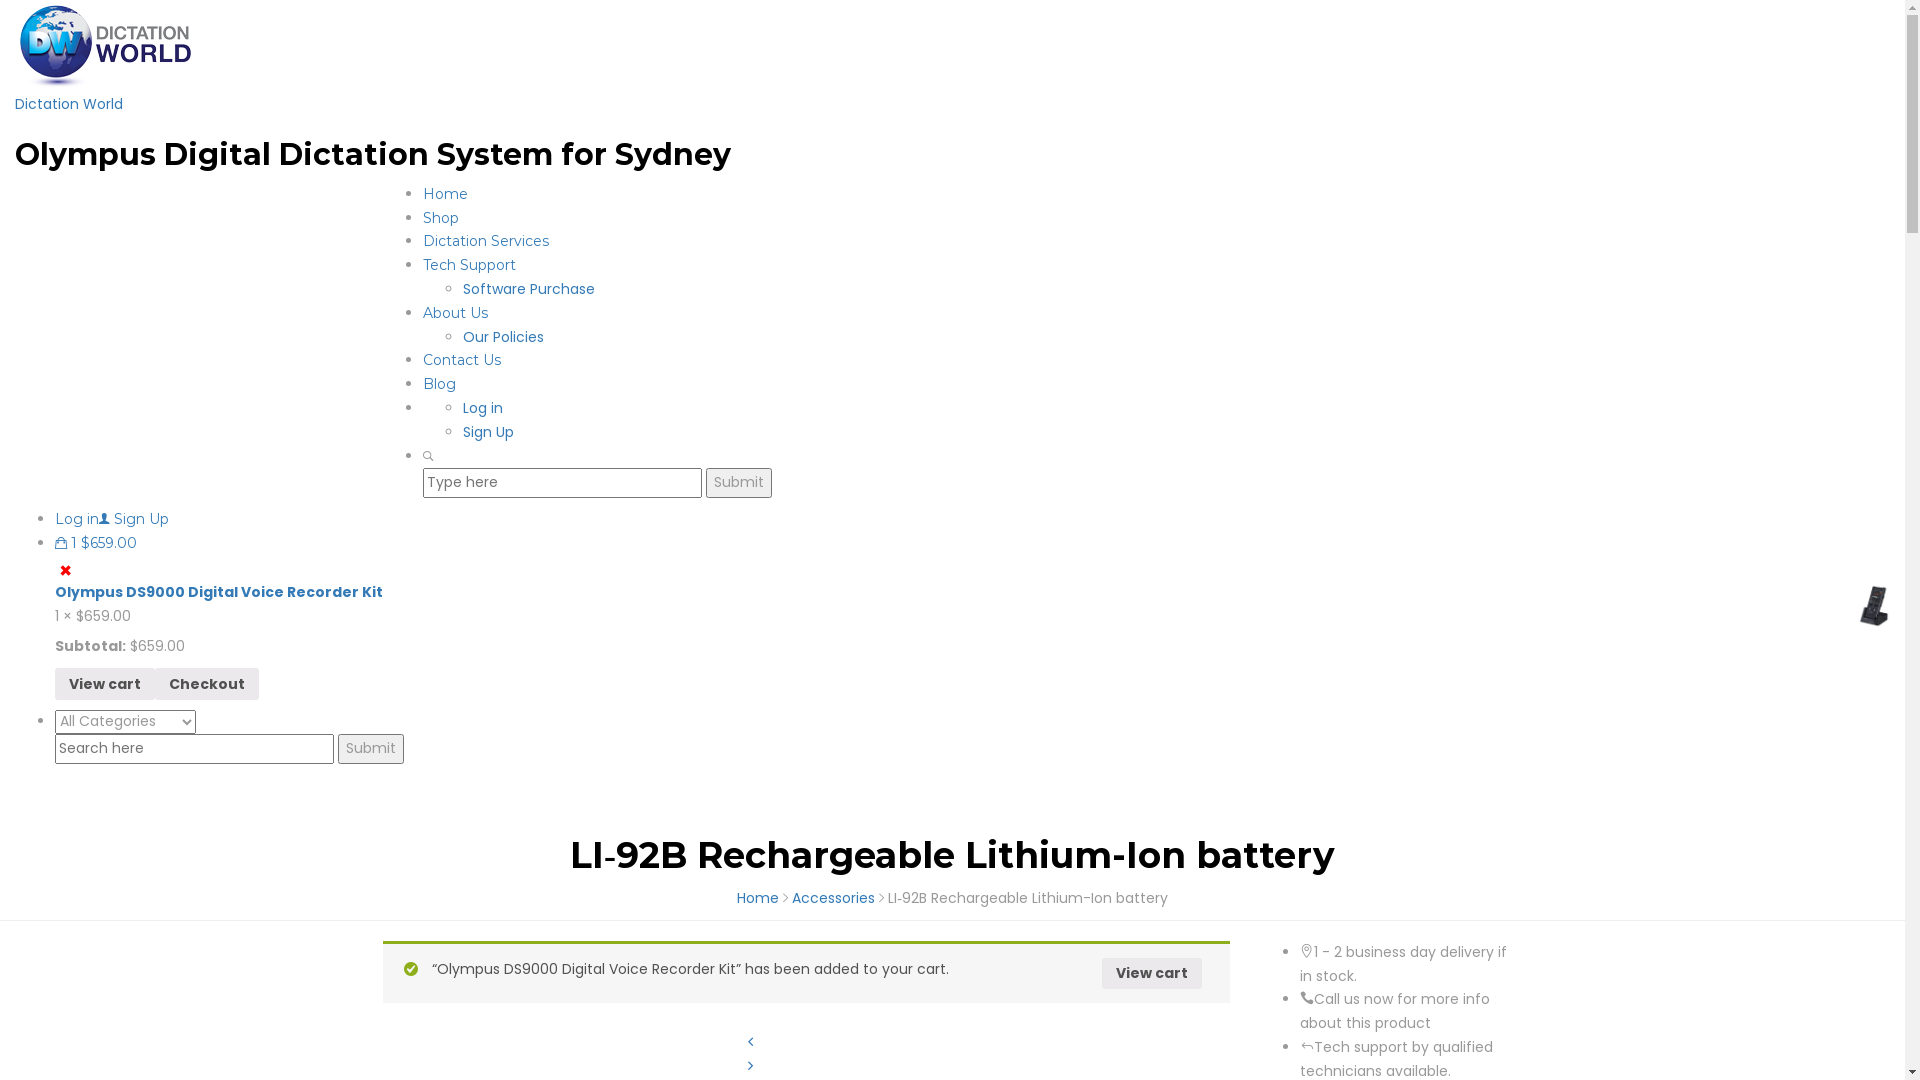 This screenshot has width=1920, height=1080. What do you see at coordinates (467, 264) in the screenshot?
I see `'Tech Support'` at bounding box center [467, 264].